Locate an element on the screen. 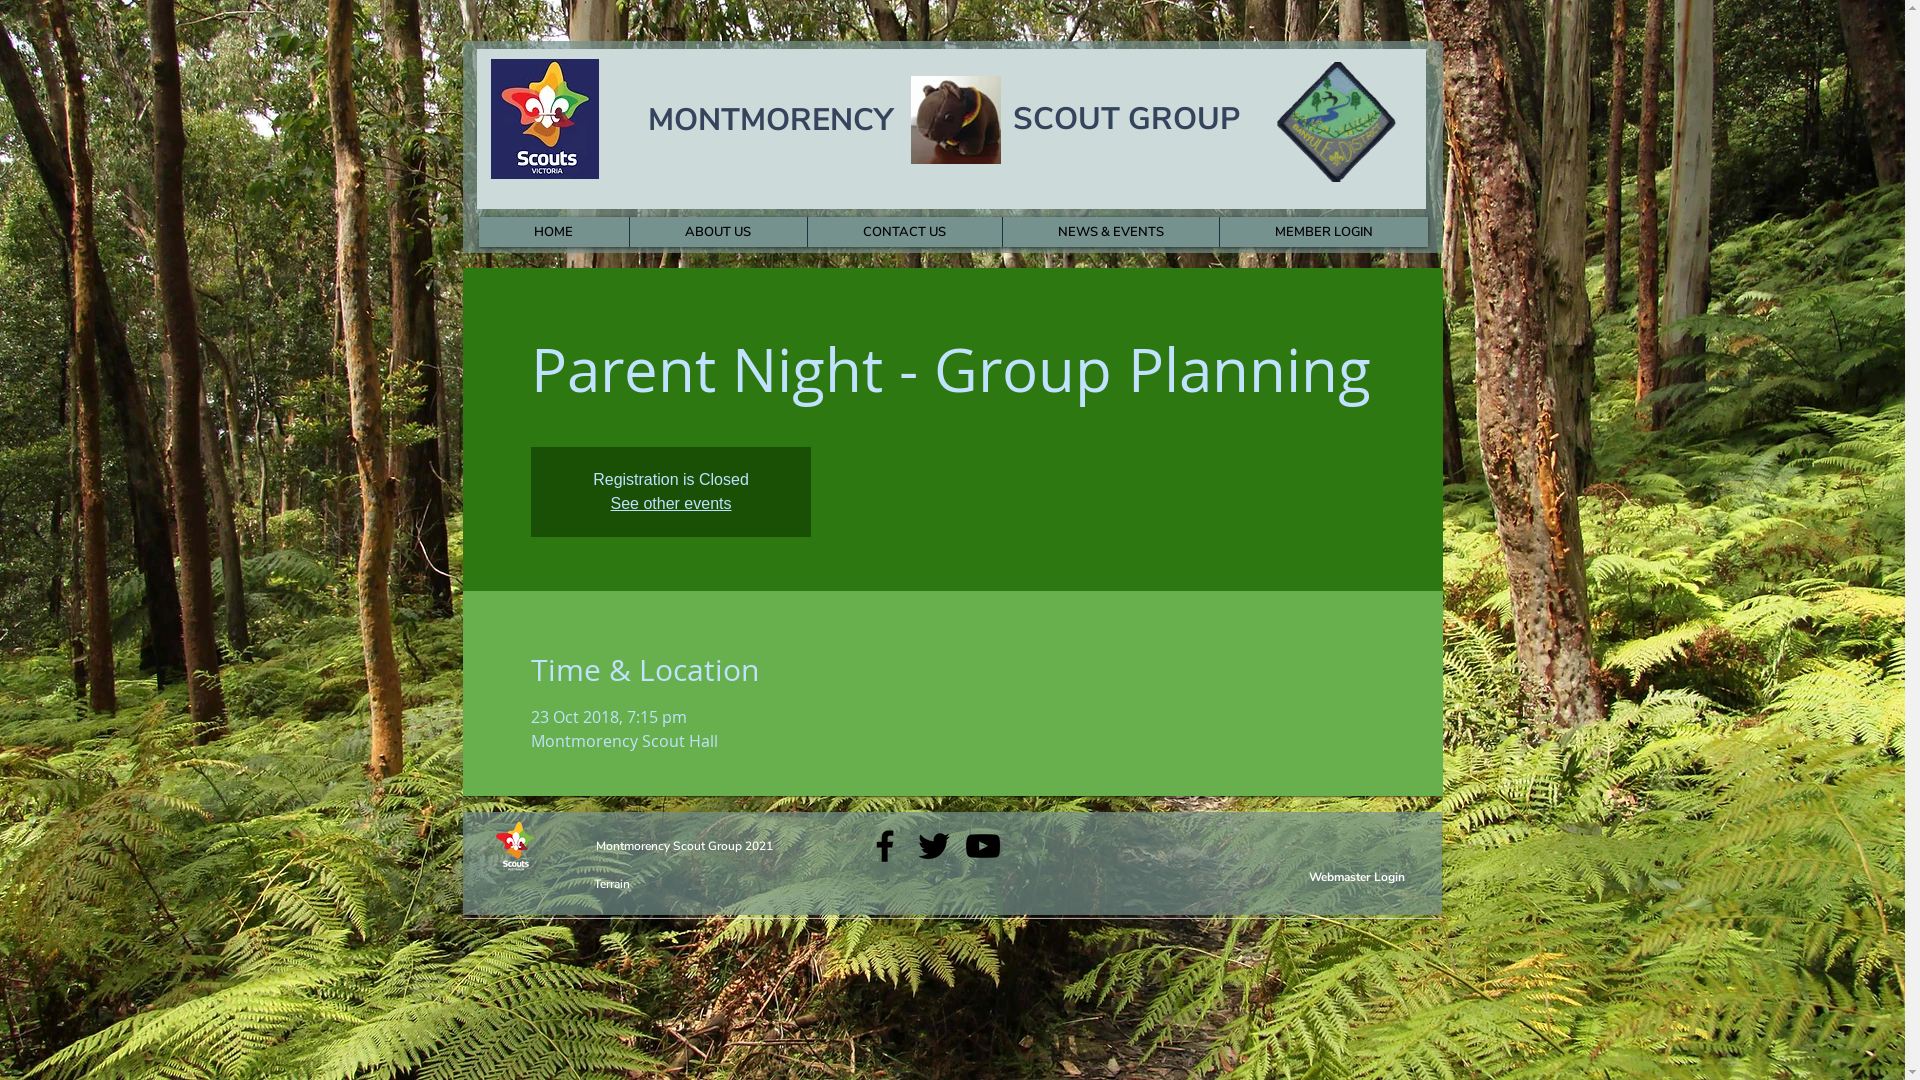 This screenshot has height=1080, width=1920. 'See other events' is located at coordinates (671, 502).